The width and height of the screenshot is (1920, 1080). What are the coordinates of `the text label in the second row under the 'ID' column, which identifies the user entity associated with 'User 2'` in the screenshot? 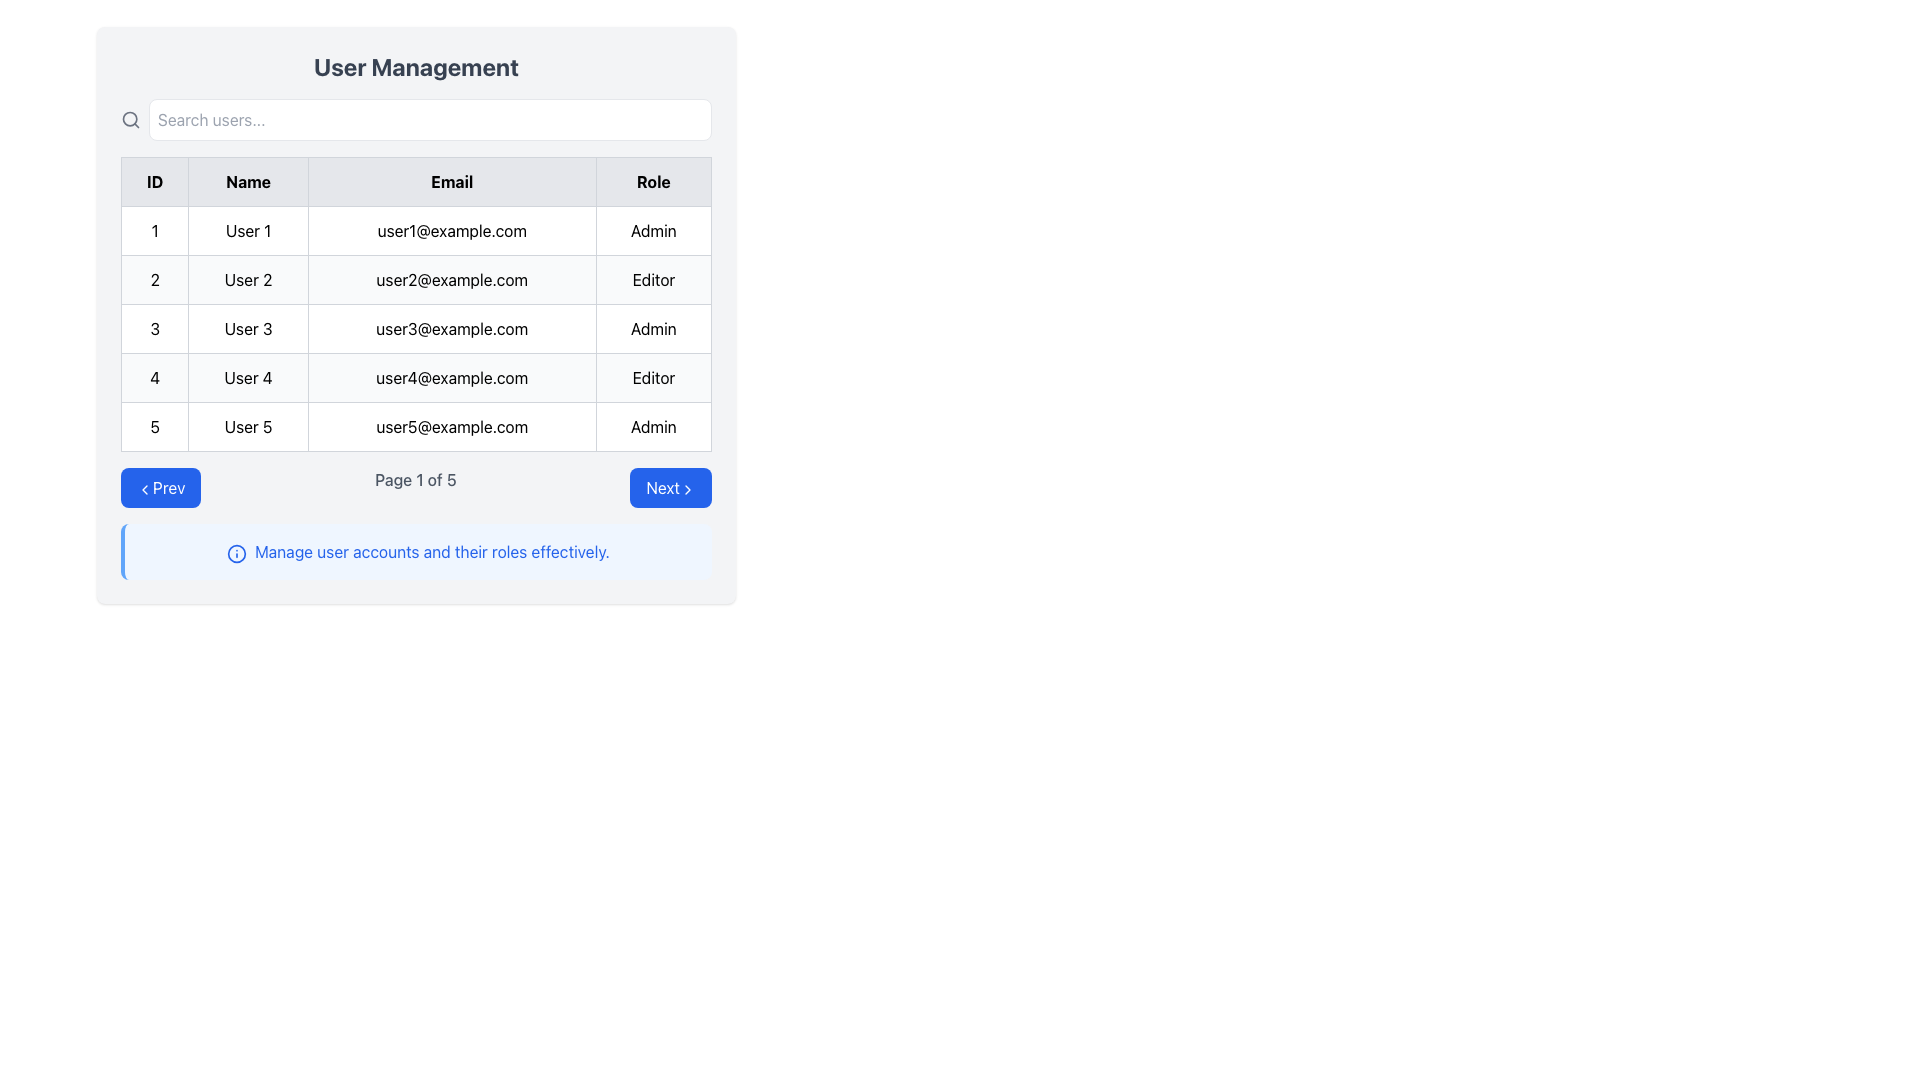 It's located at (154, 280).